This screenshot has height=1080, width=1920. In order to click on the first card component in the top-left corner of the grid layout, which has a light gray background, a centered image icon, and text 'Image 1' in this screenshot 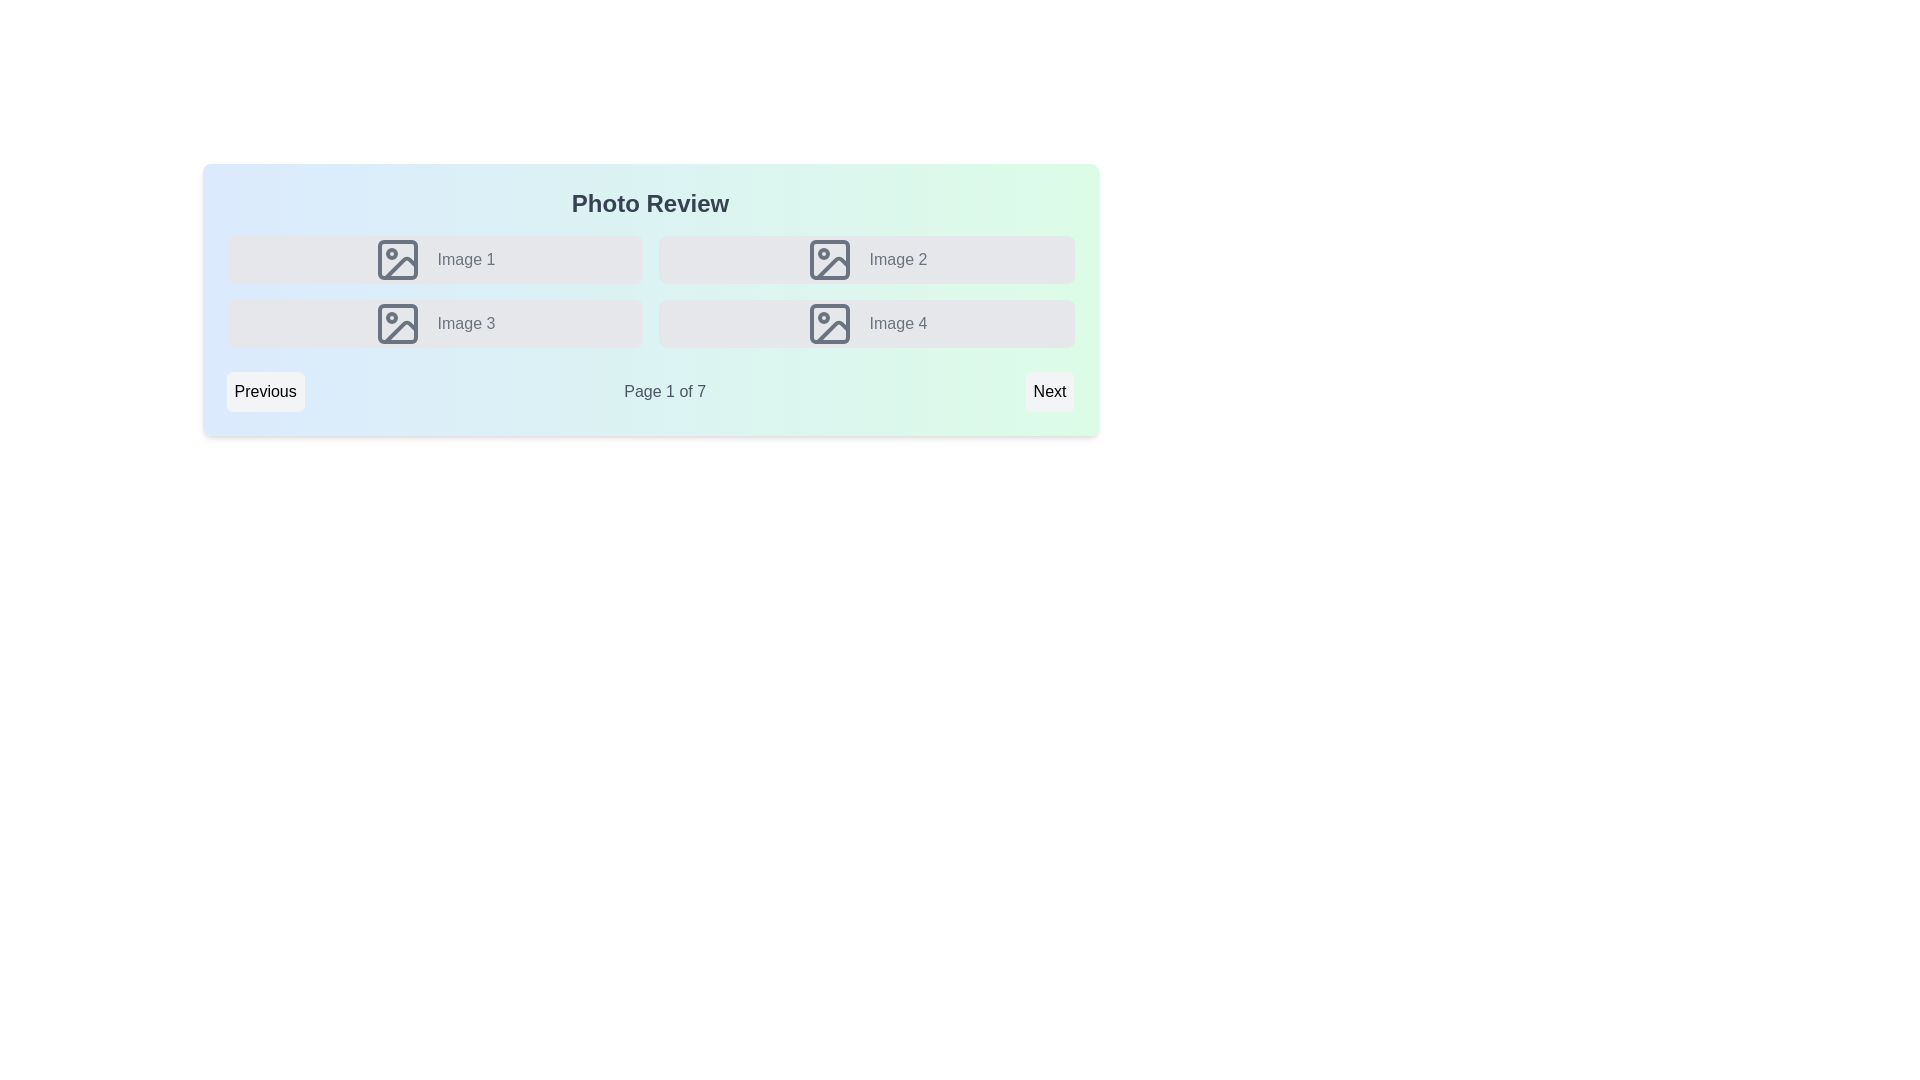, I will do `click(433, 258)`.